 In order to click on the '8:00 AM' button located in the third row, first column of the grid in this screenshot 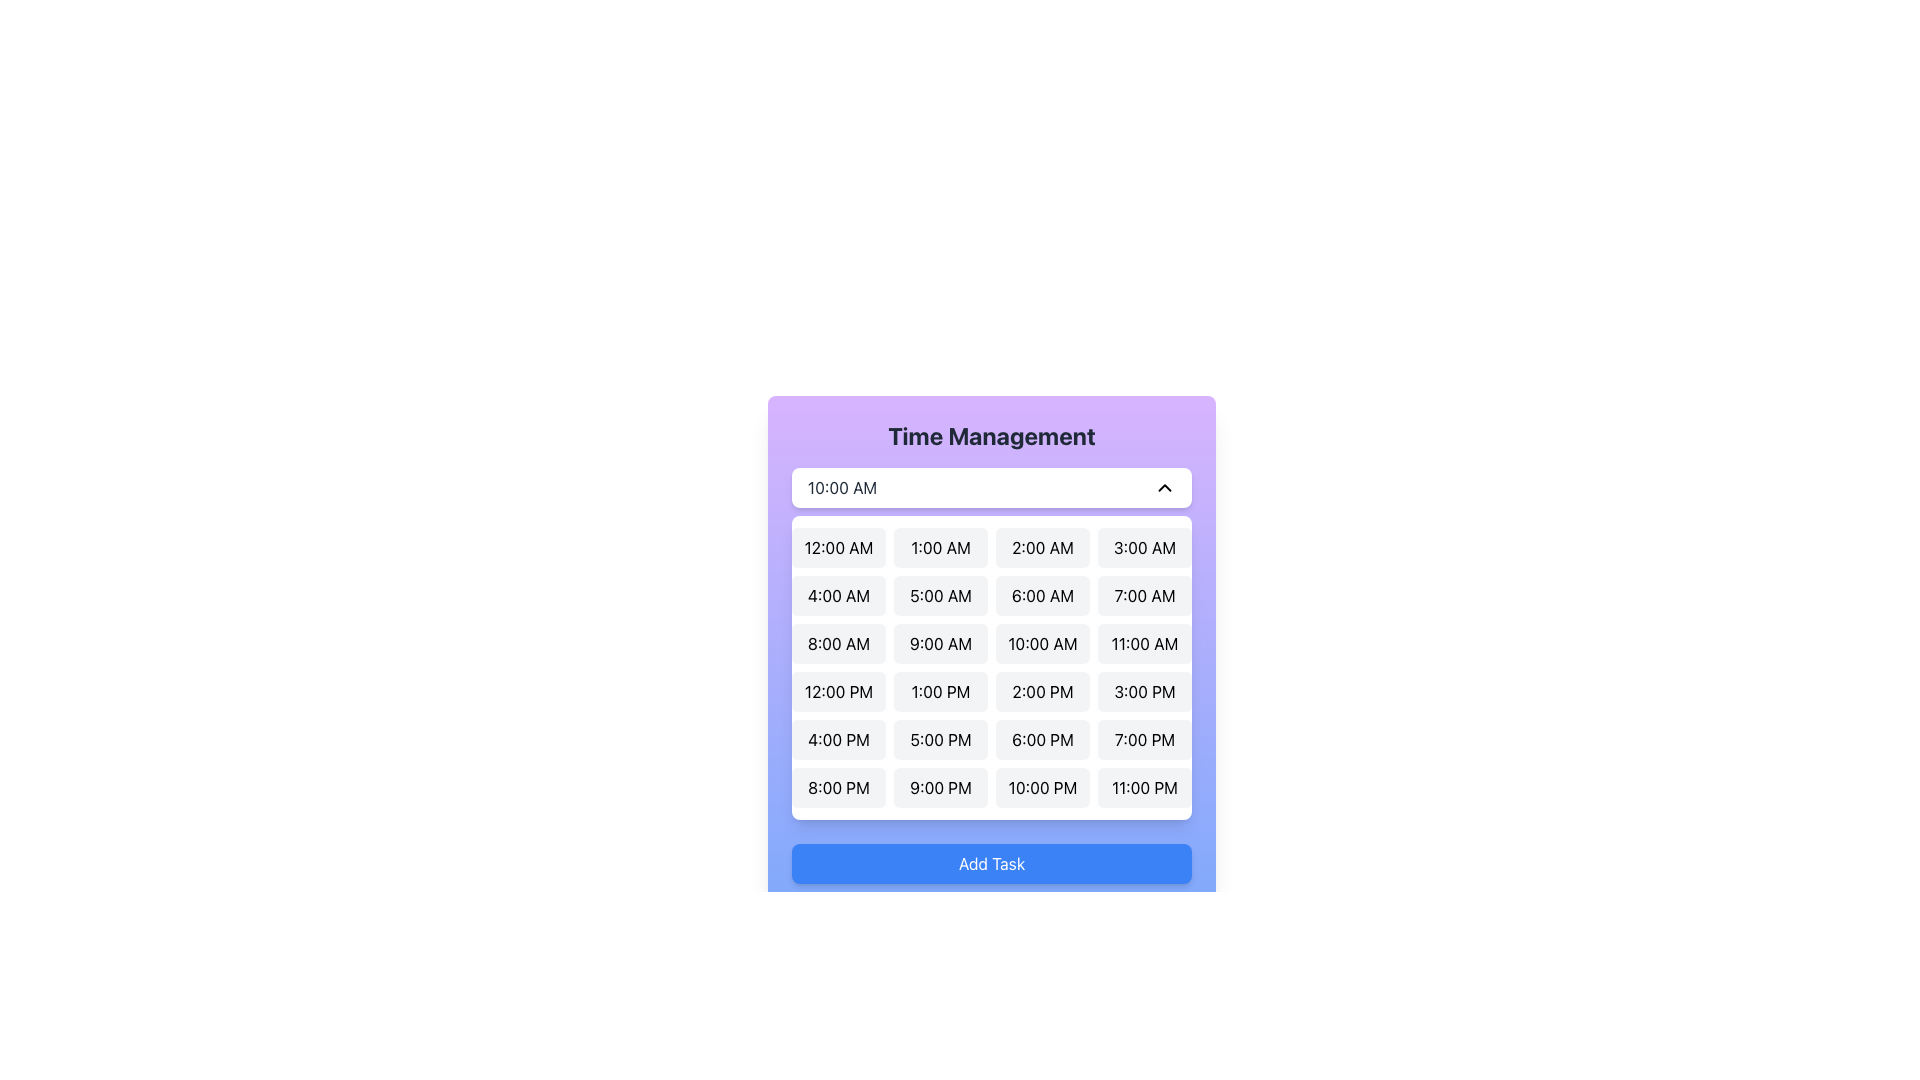, I will do `click(839, 644)`.